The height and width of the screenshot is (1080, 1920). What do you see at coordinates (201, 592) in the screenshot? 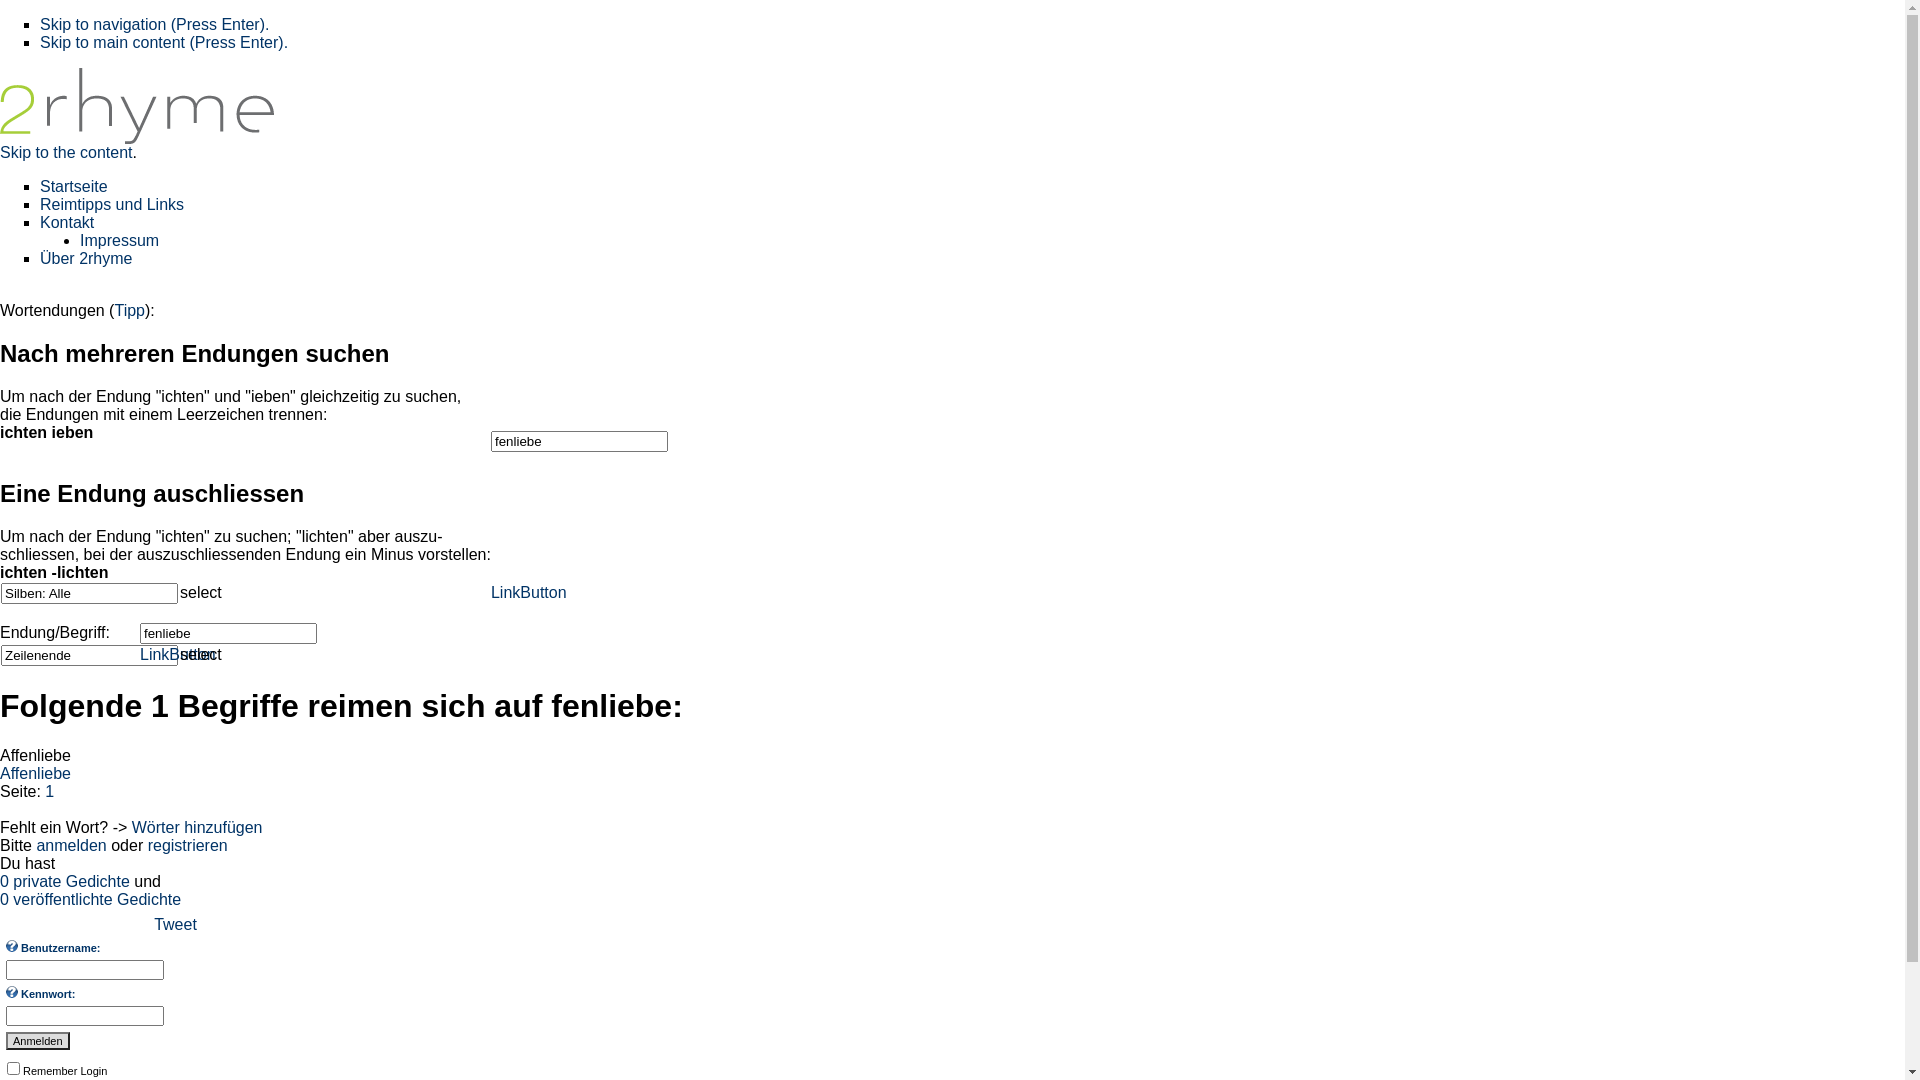
I see `'select'` at bounding box center [201, 592].